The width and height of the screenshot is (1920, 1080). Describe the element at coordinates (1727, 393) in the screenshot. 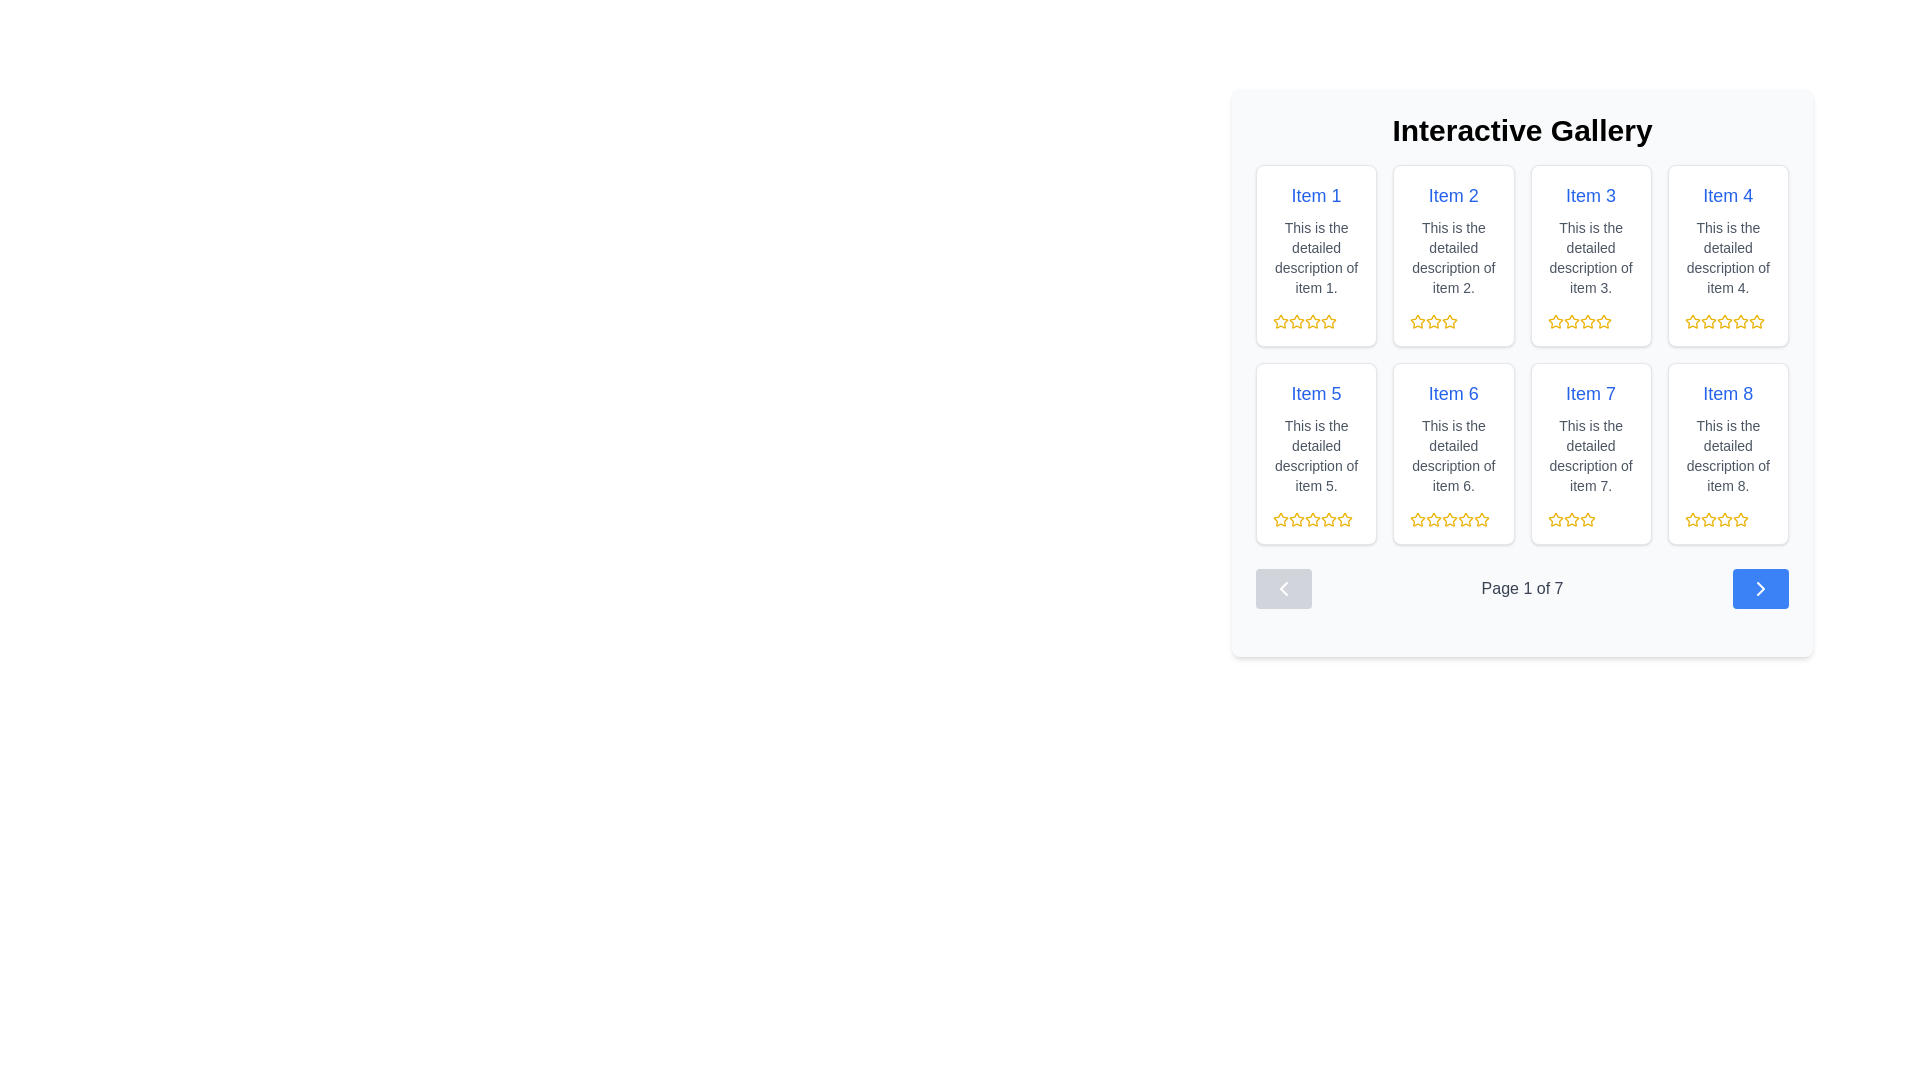

I see `the text label displaying 'Item 8', which is styled with a blue font color and appears as a prominent title in the bottom-right corner of the display area` at that location.